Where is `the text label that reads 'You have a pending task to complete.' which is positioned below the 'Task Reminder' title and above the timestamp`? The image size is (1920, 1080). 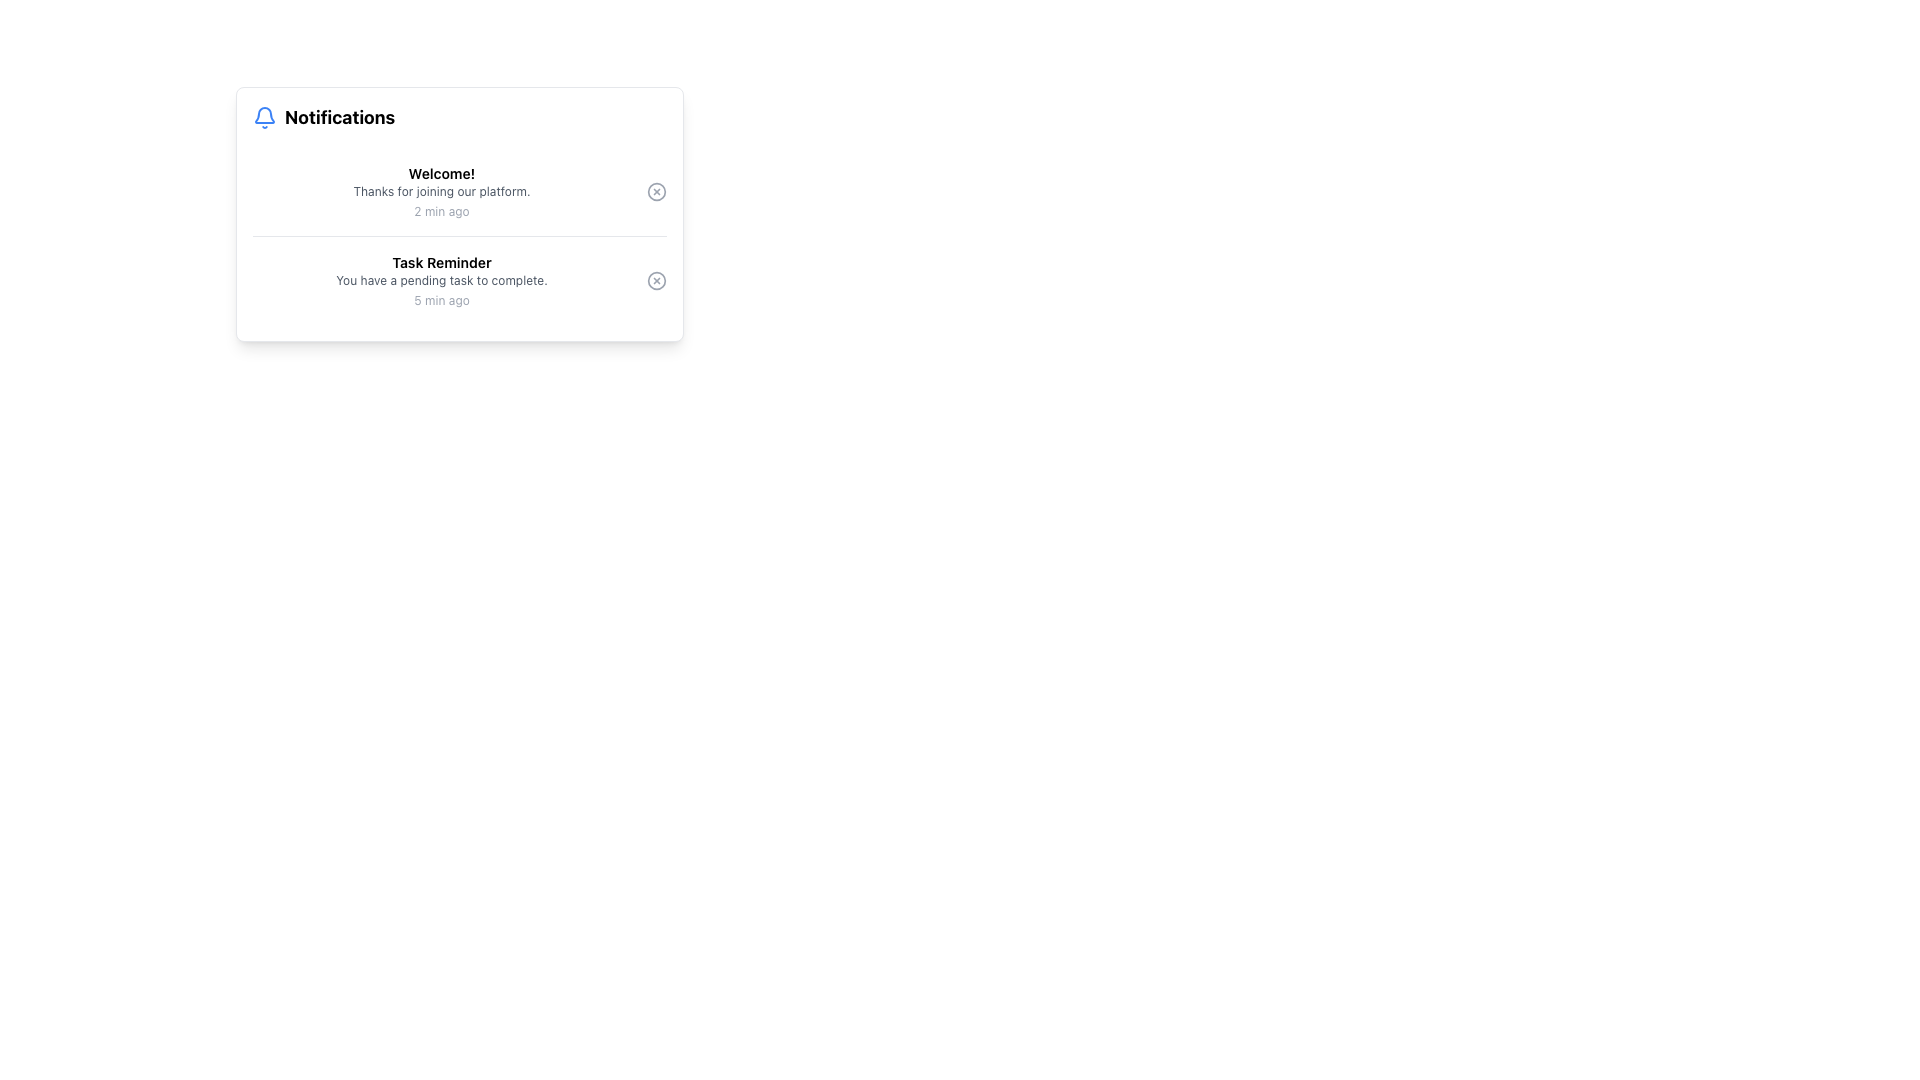 the text label that reads 'You have a pending task to complete.' which is positioned below the 'Task Reminder' title and above the timestamp is located at coordinates (440, 281).